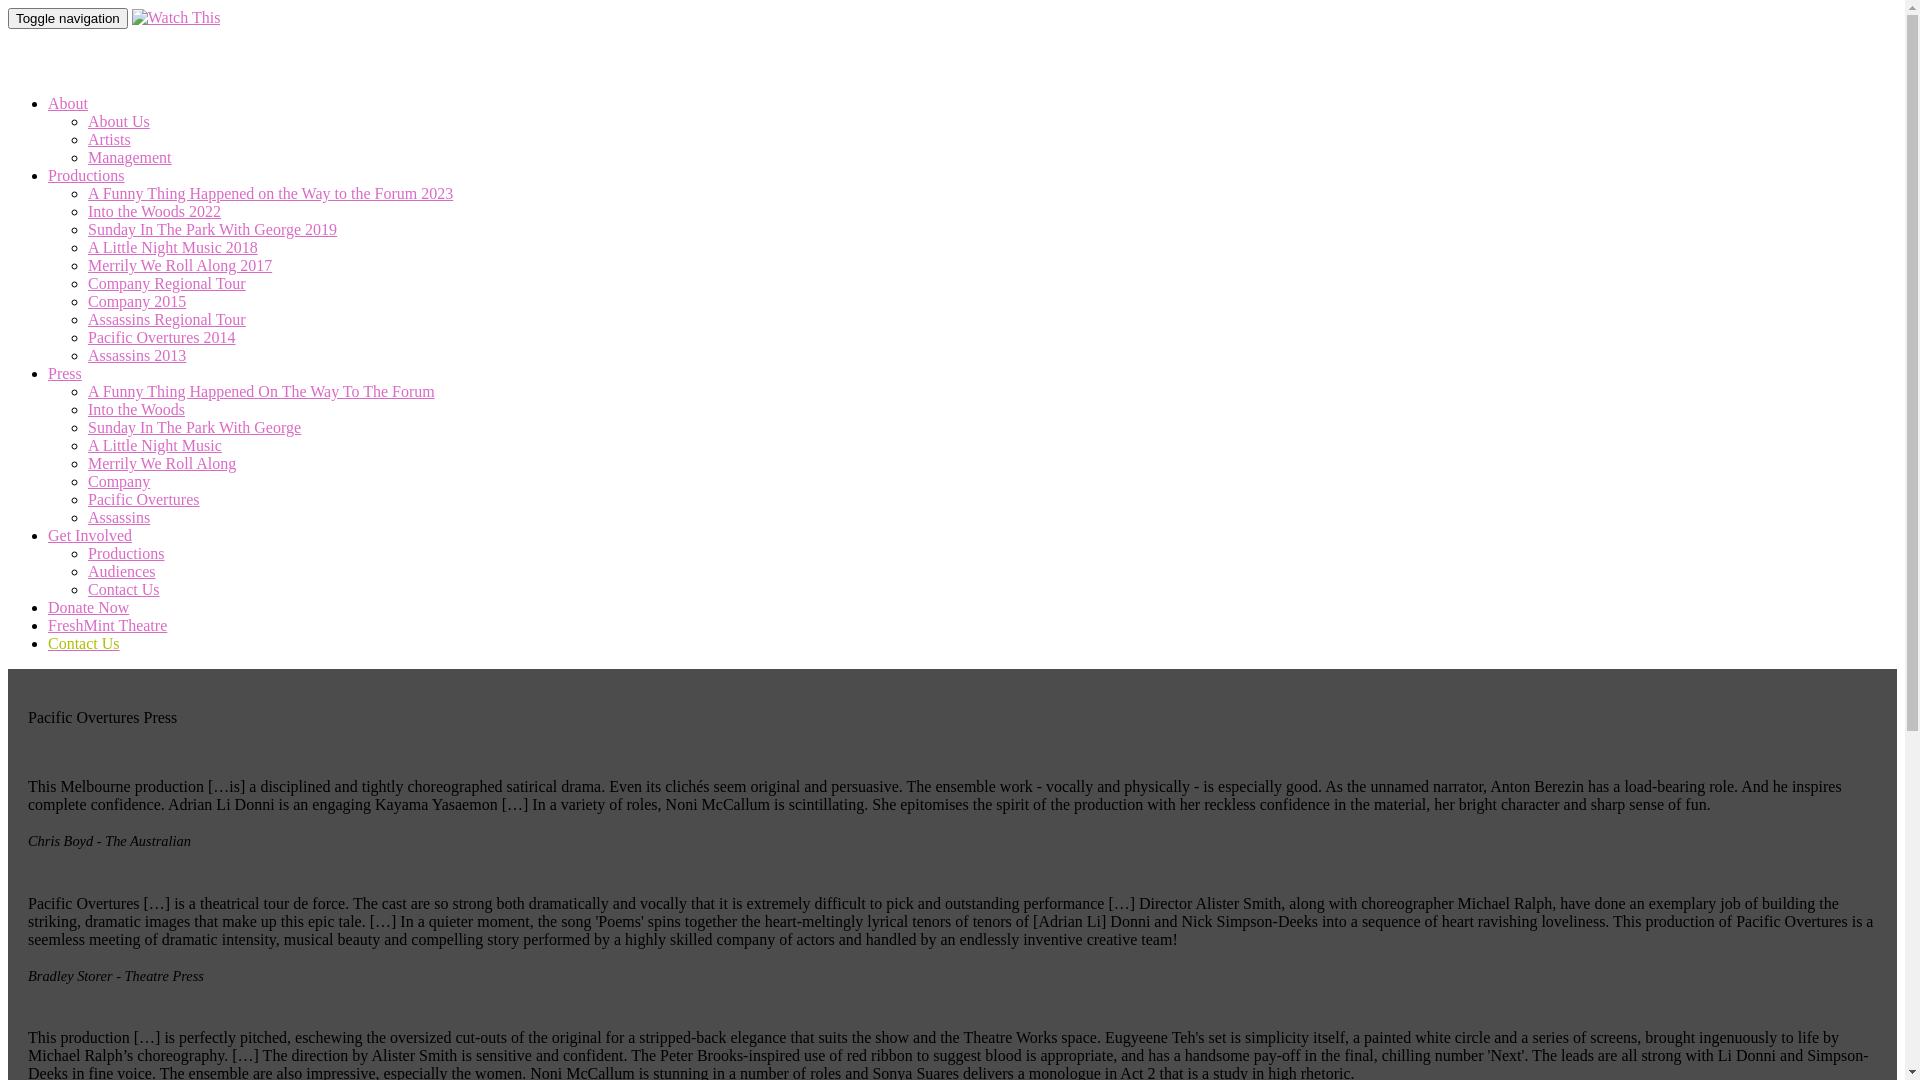 This screenshot has height=1080, width=1920. Describe the element at coordinates (128, 156) in the screenshot. I see `'Management'` at that location.